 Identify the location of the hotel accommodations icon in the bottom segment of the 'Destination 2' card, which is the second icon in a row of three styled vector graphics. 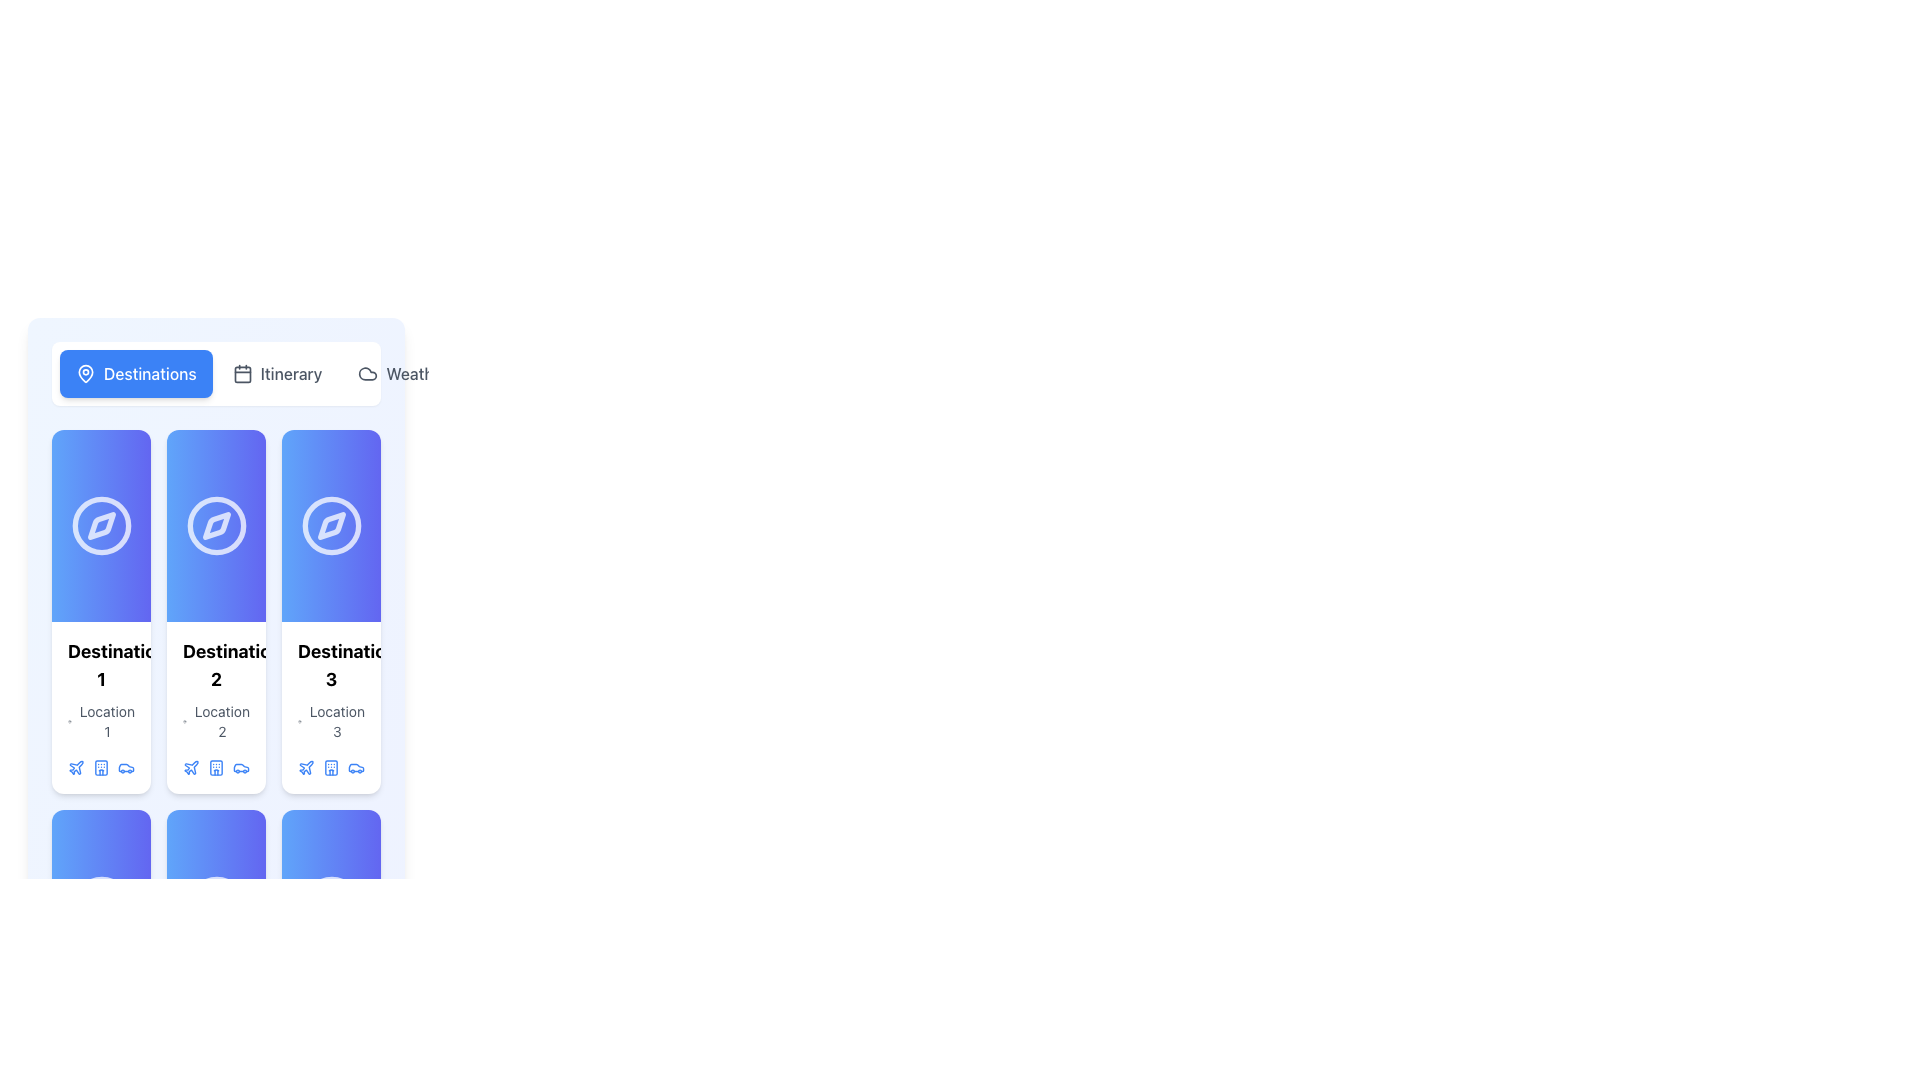
(216, 766).